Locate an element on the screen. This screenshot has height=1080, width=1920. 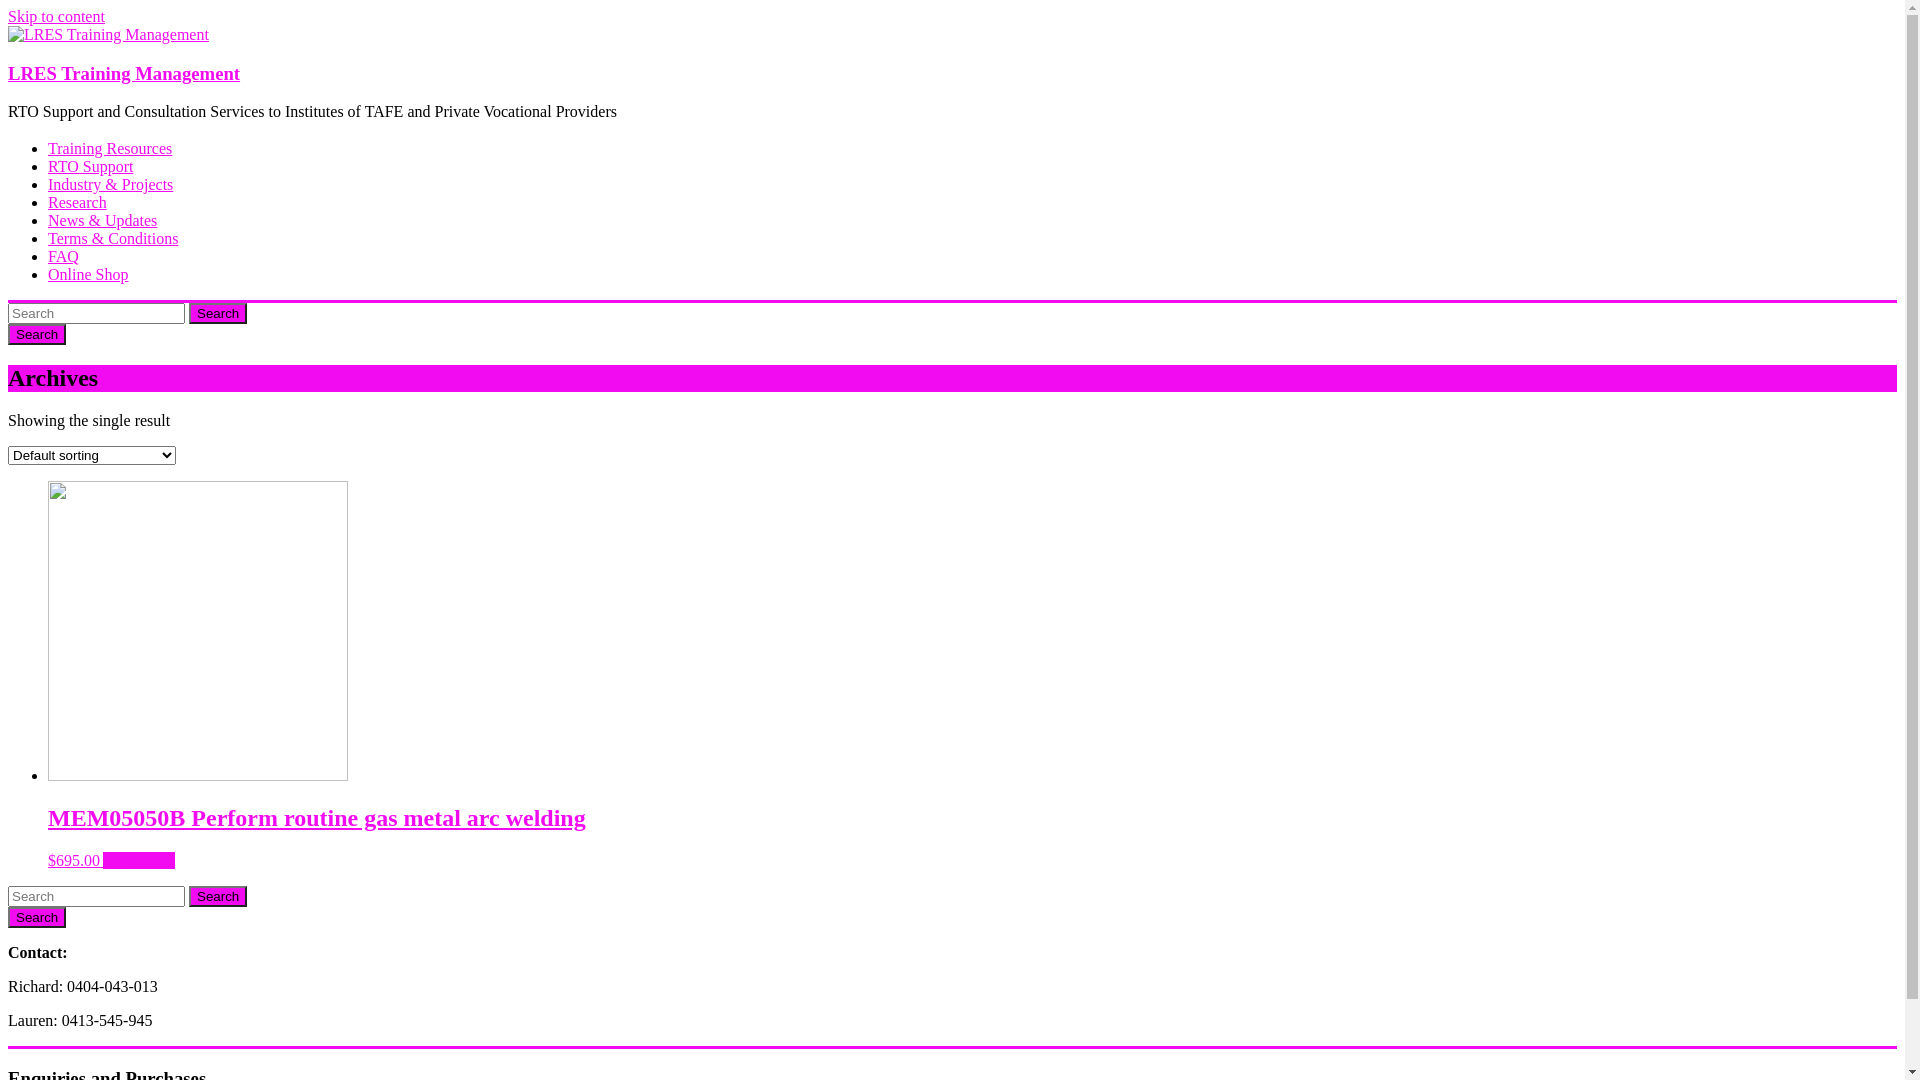
'MEM05050B Perform routine gas metal arc welding is located at coordinates (972, 817).